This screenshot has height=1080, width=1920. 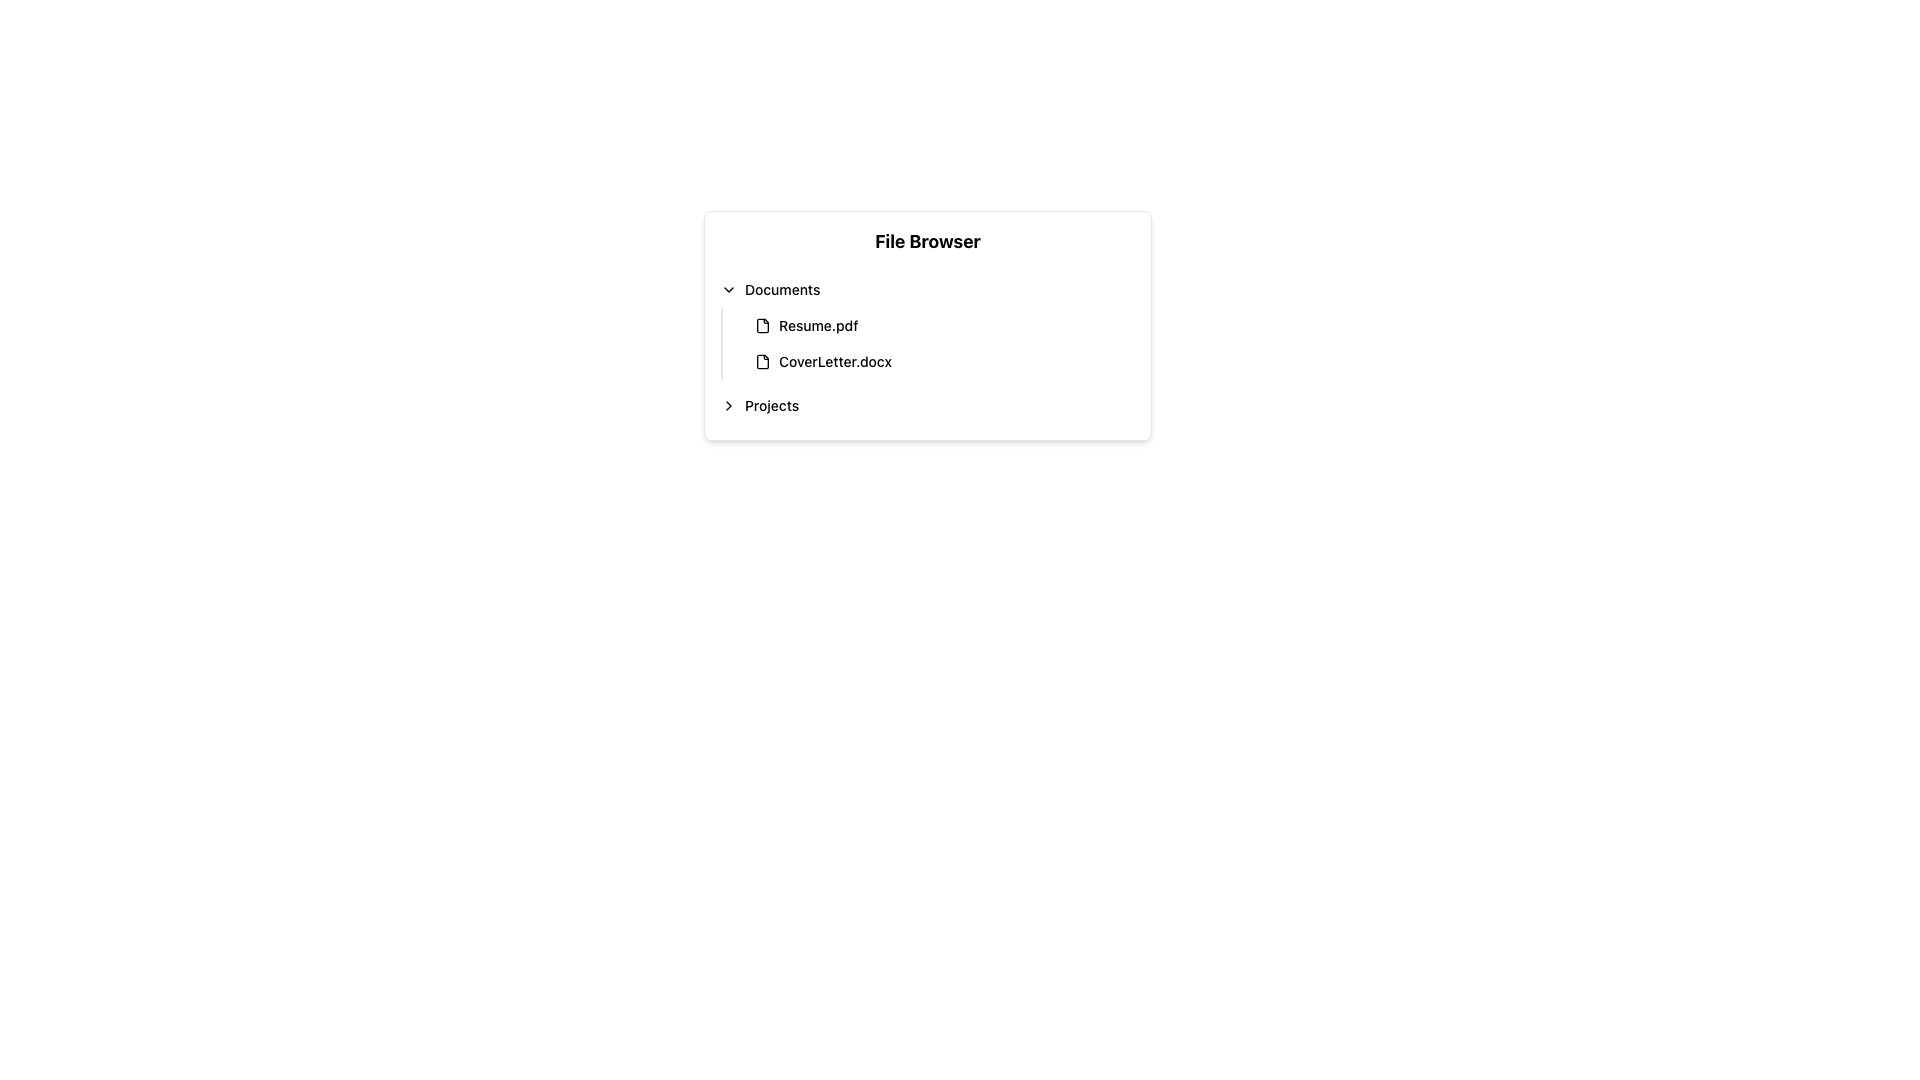 What do you see at coordinates (728, 405) in the screenshot?
I see `the icon to the left of the 'Projects' text` at bounding box center [728, 405].